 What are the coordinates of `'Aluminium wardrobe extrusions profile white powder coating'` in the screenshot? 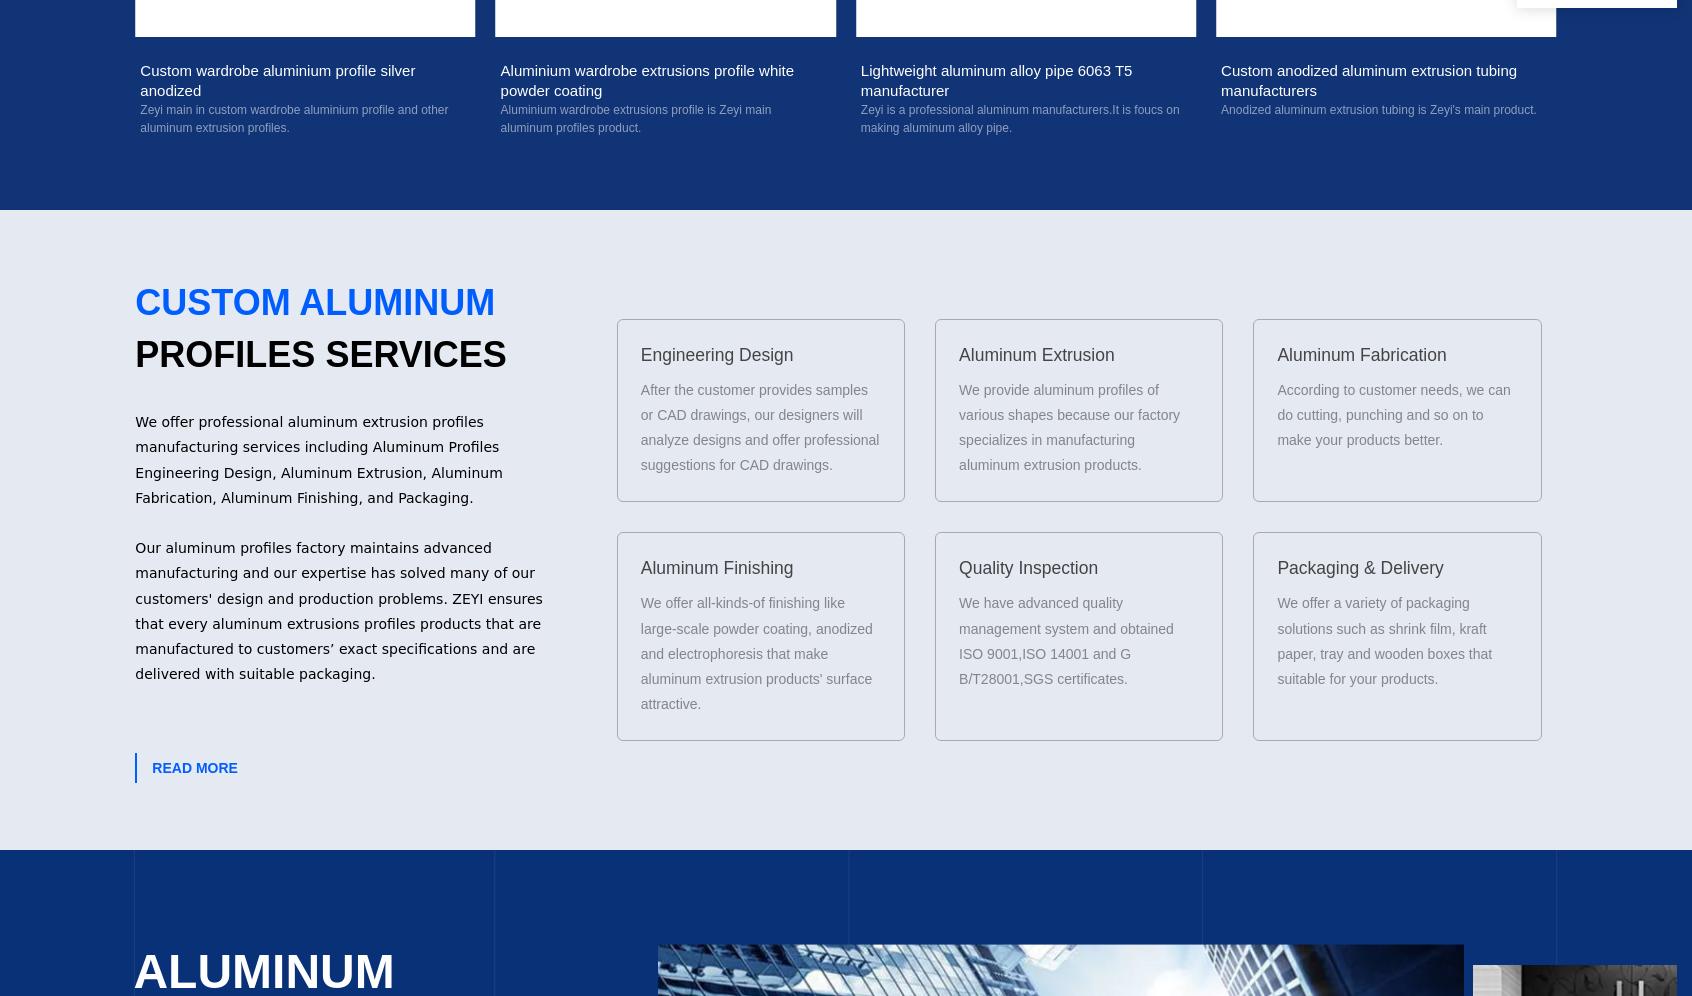 It's located at (285, 78).